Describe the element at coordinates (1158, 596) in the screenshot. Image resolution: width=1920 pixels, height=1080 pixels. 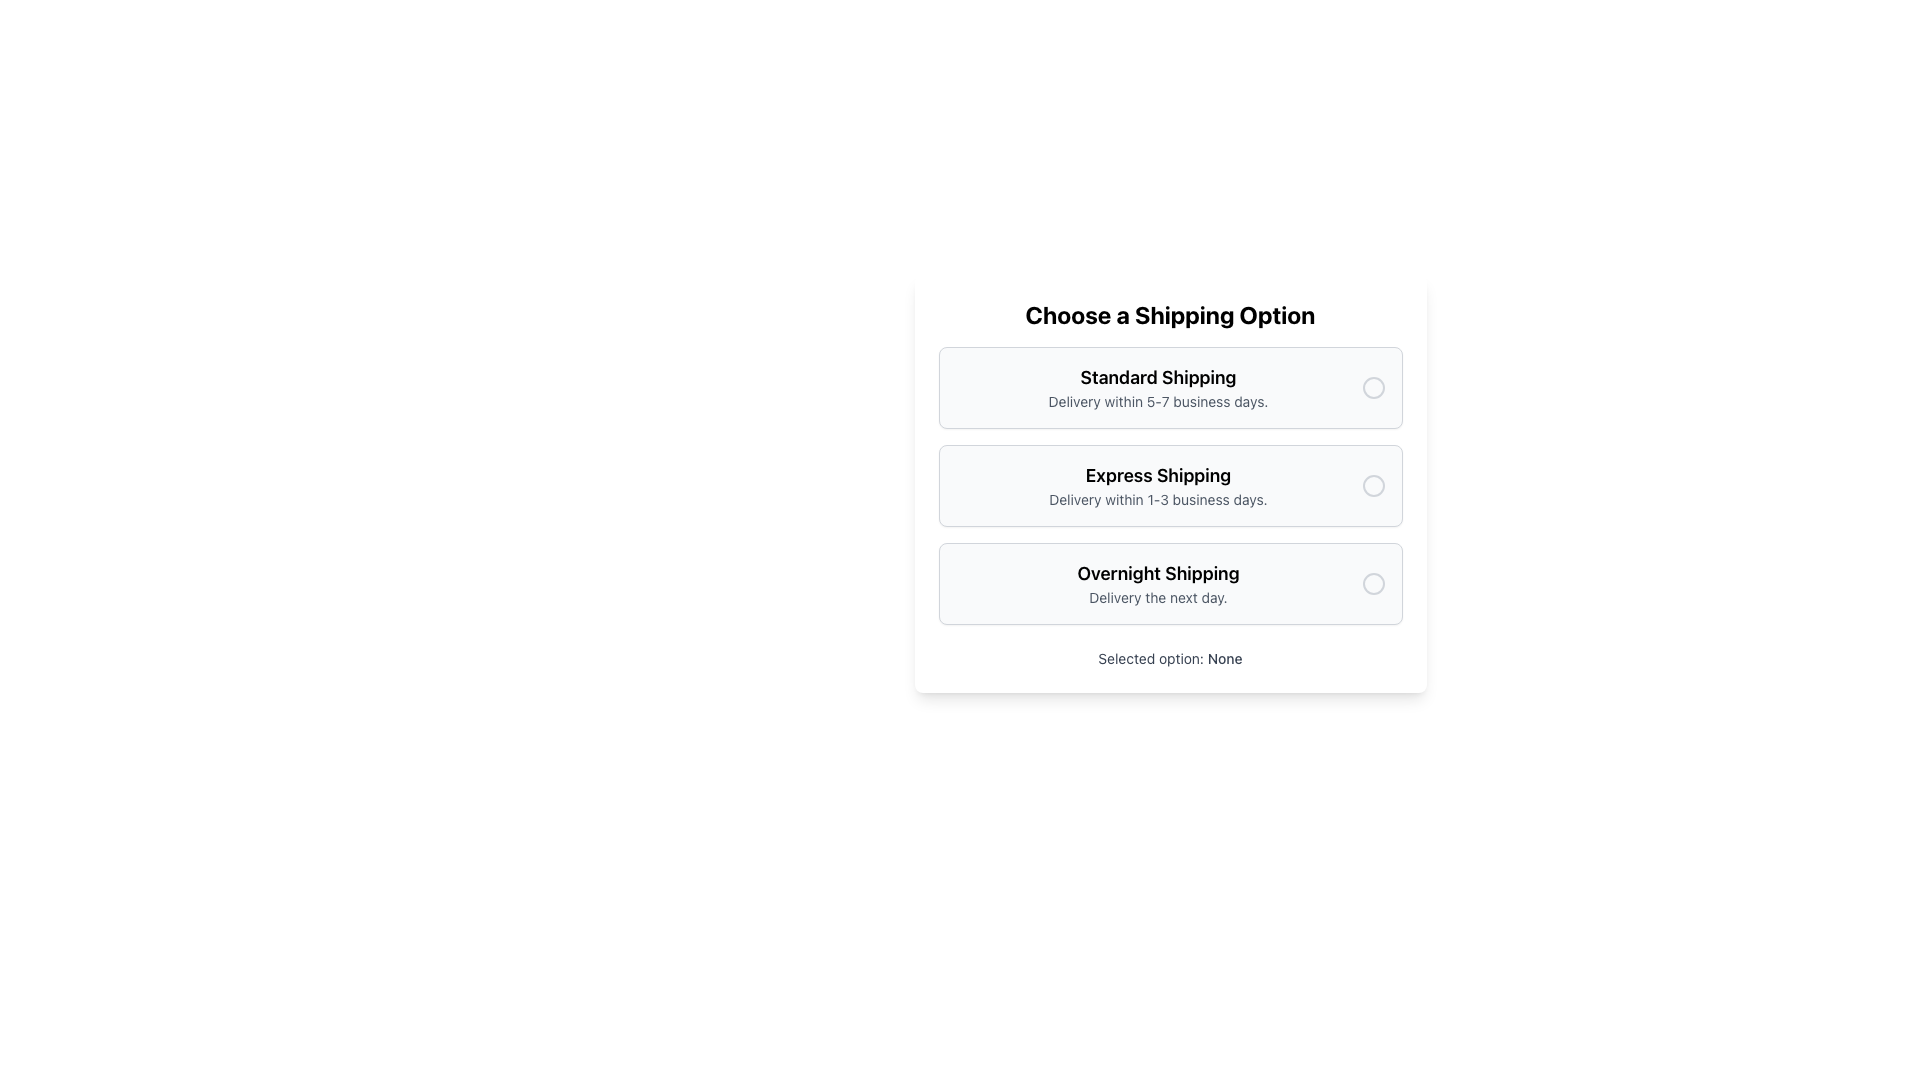
I see `text label that describes the 'Overnight Shipping' option, positioned below the title in the shipping methods list` at that location.